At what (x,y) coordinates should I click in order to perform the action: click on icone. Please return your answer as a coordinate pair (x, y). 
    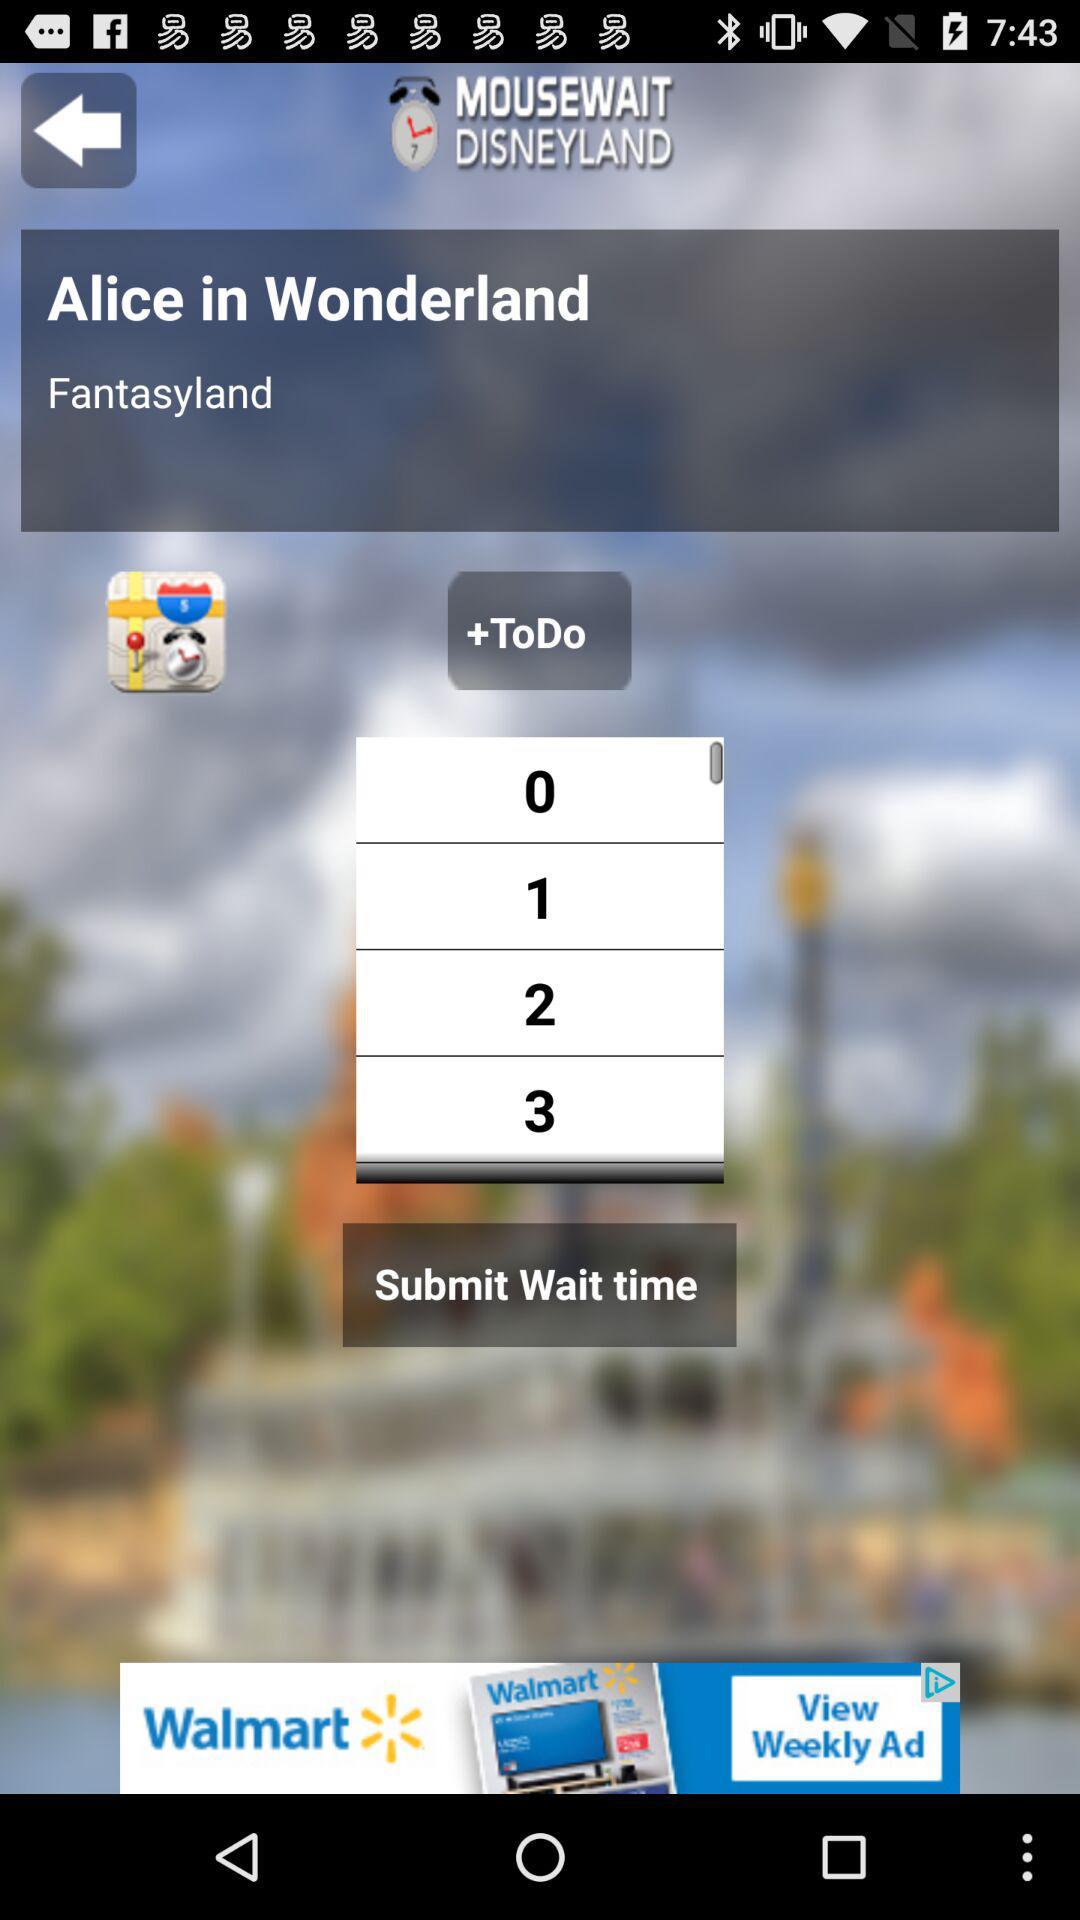
    Looking at the image, I should click on (540, 1727).